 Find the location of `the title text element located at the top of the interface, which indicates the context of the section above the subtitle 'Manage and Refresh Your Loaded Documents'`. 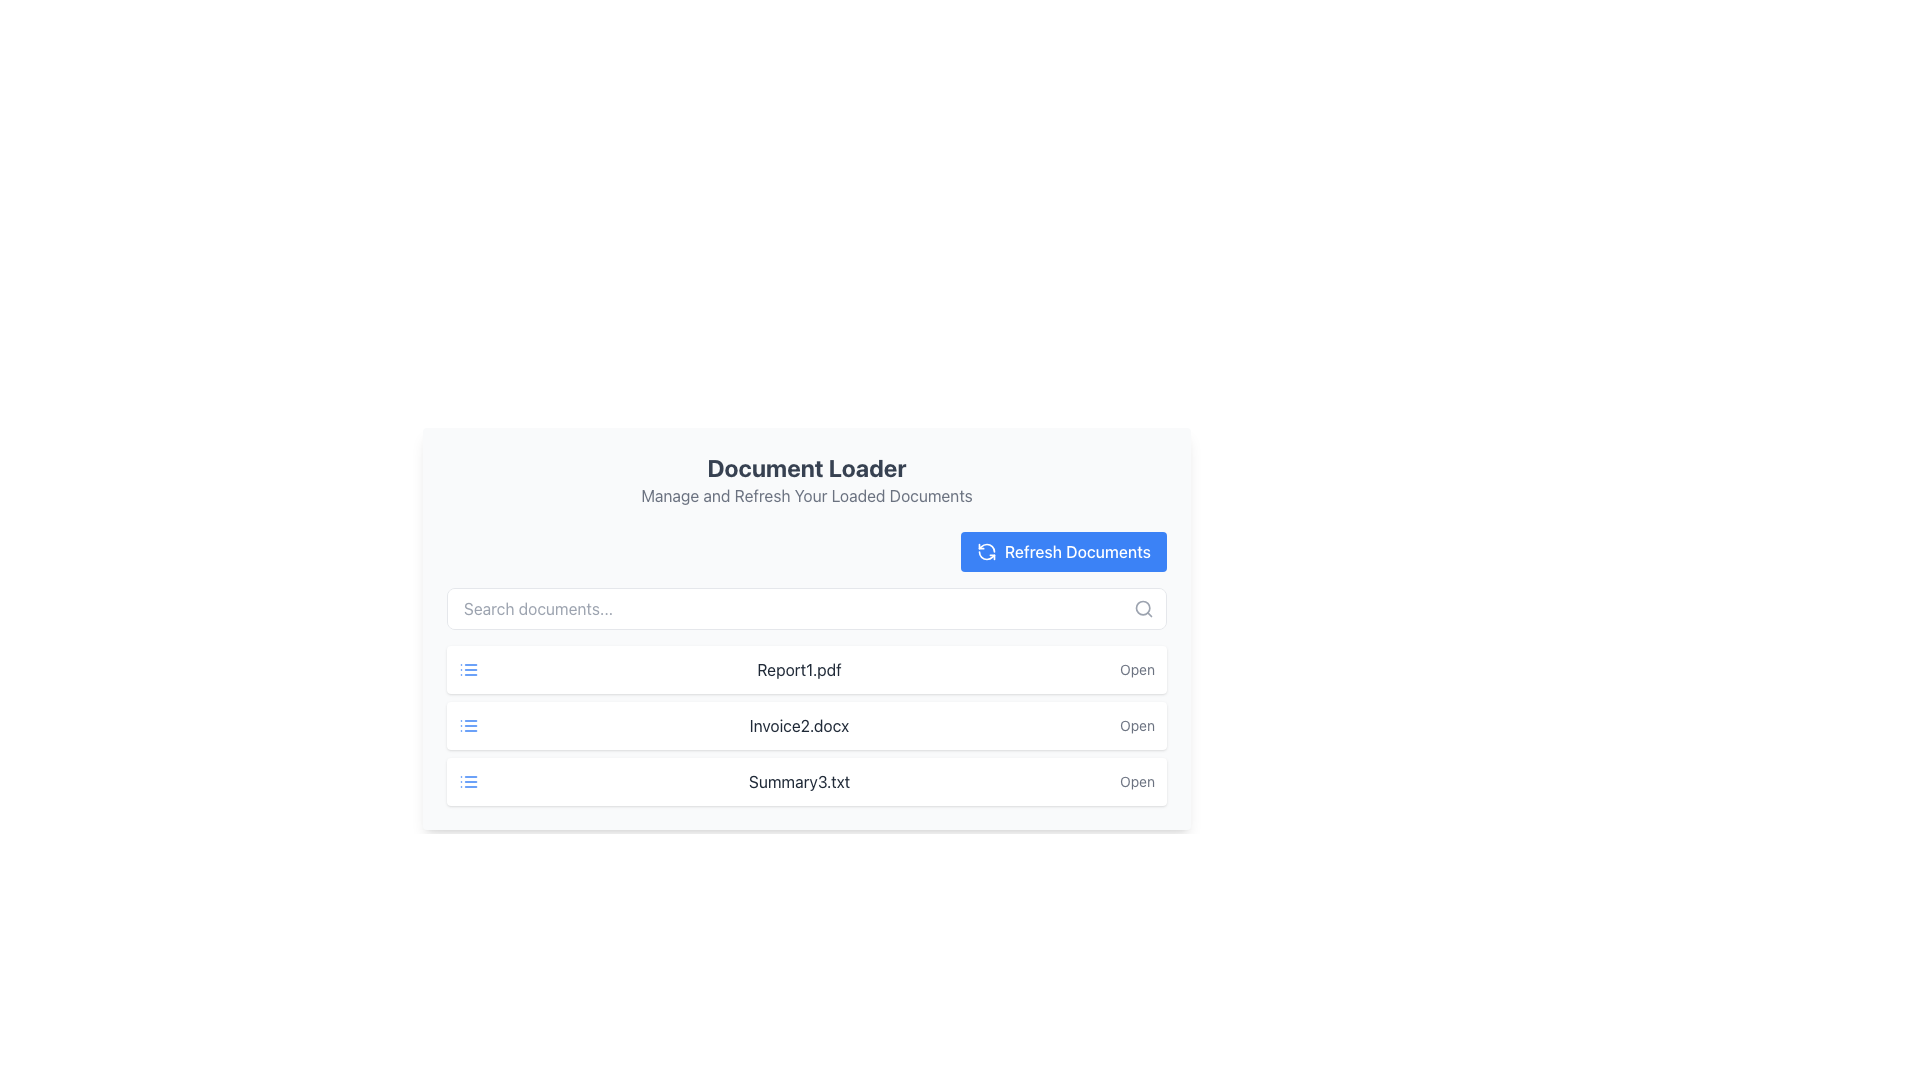

the title text element located at the top of the interface, which indicates the context of the section above the subtitle 'Manage and Refresh Your Loaded Documents' is located at coordinates (806, 467).